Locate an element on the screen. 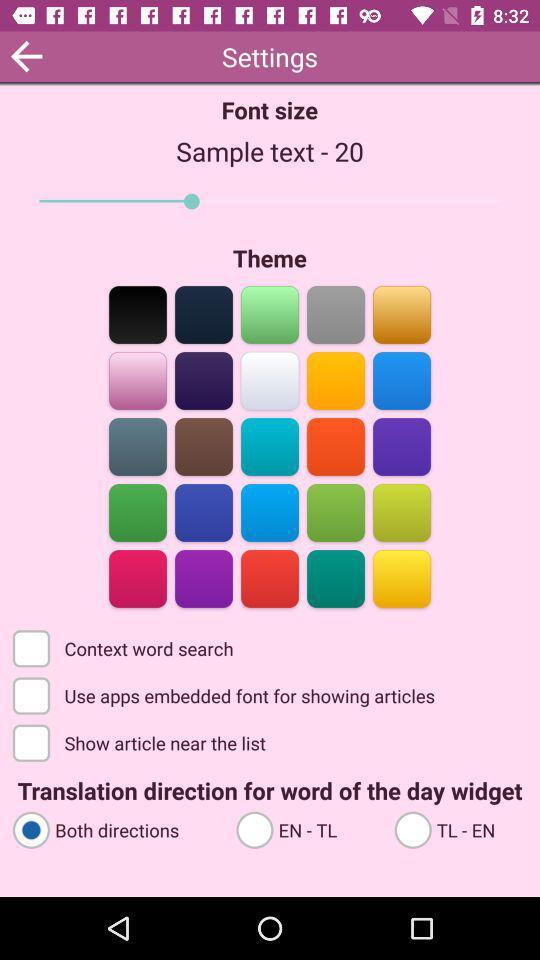 Image resolution: width=540 pixels, height=960 pixels. item above the translation direction for is located at coordinates (140, 741).